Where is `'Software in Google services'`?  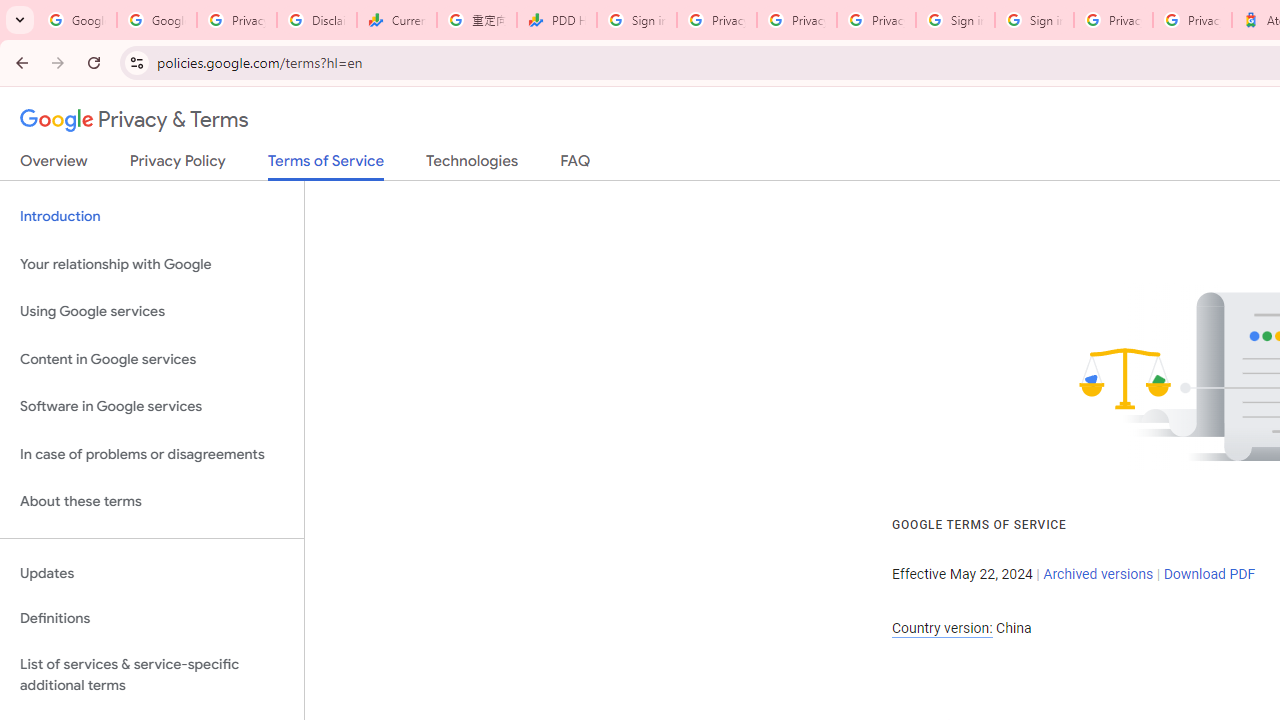
'Software in Google services' is located at coordinates (151, 406).